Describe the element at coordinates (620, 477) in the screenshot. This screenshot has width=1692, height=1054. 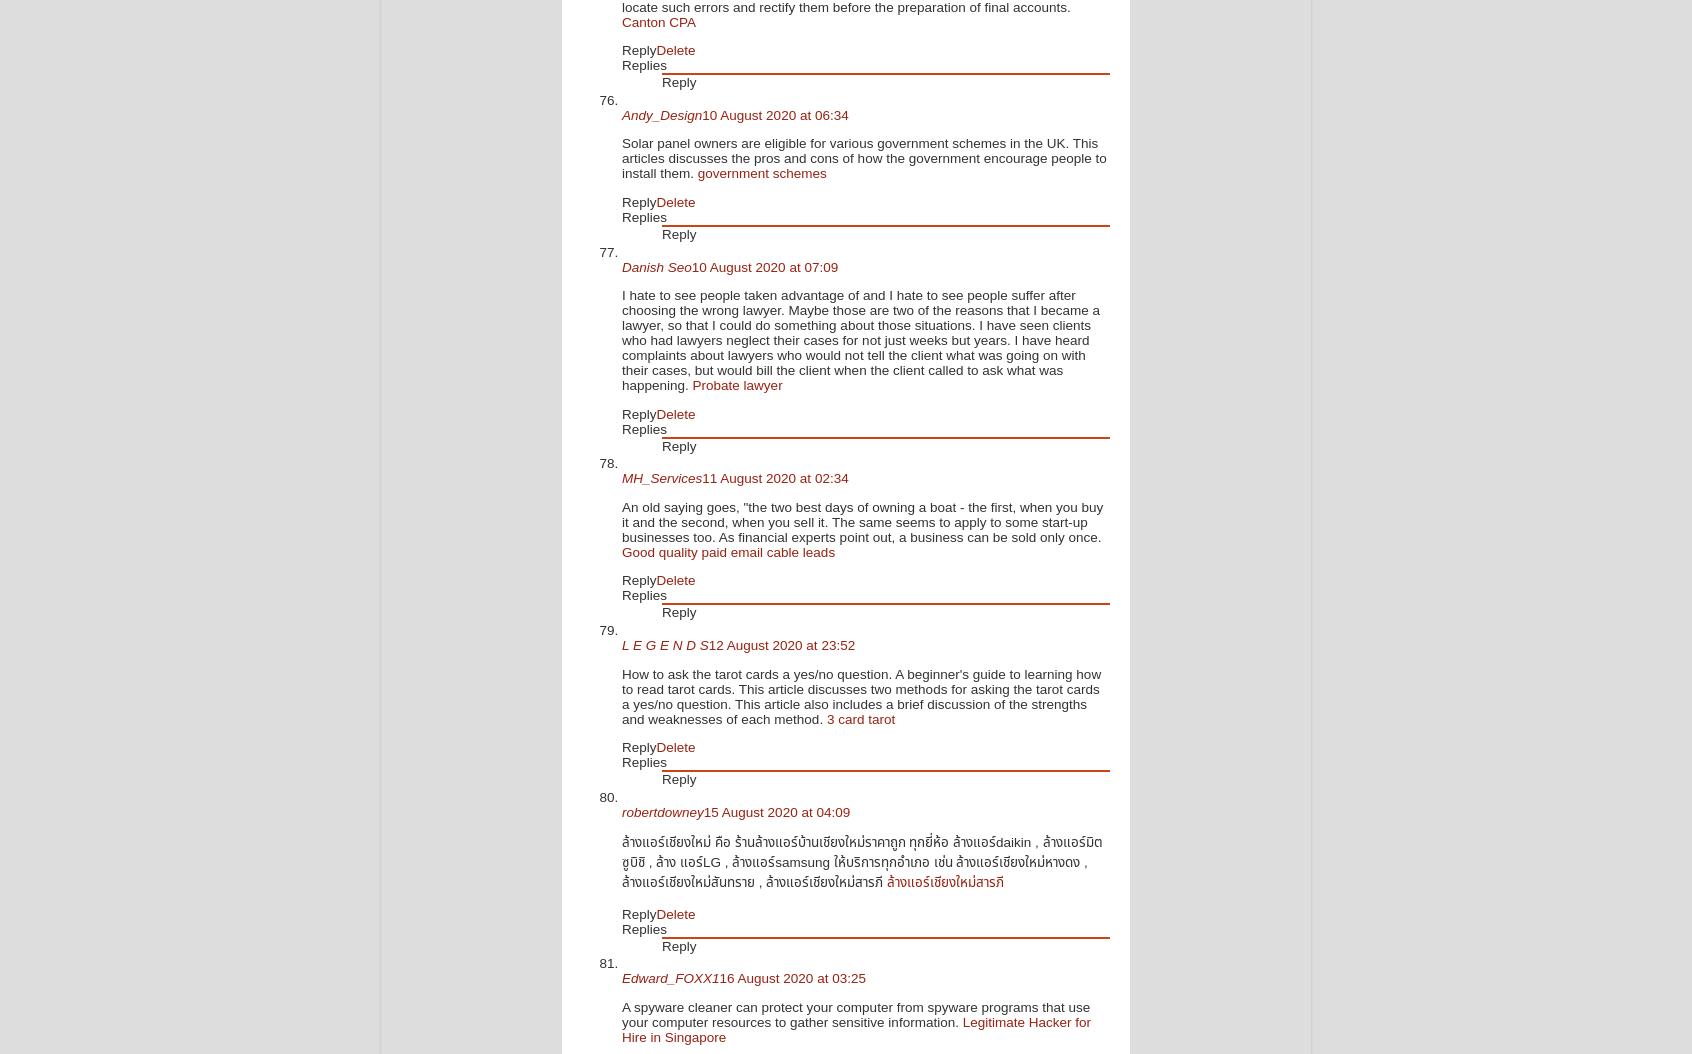
I see `'MH_Services'` at that location.